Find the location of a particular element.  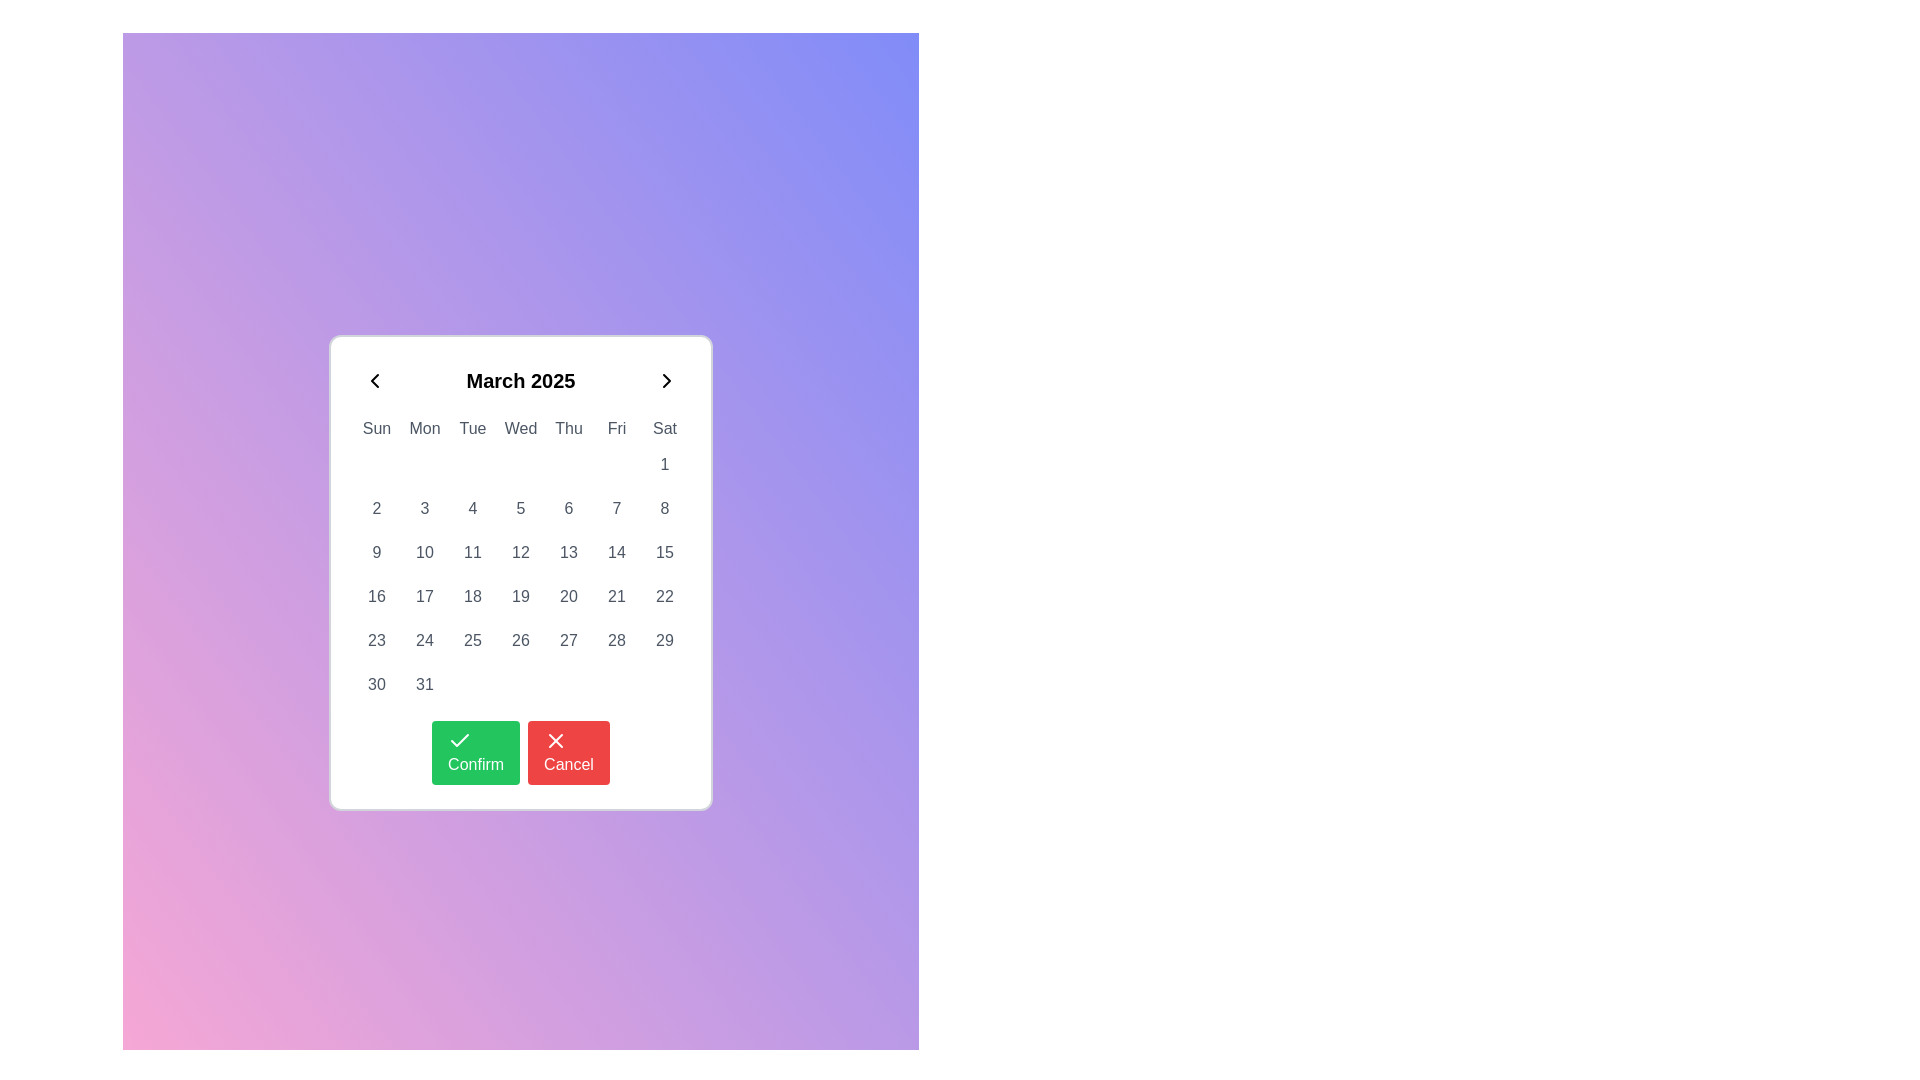

the white checkmark icon located within the green 'Confirm' button at the bottom of the calendar widget is located at coordinates (459, 740).